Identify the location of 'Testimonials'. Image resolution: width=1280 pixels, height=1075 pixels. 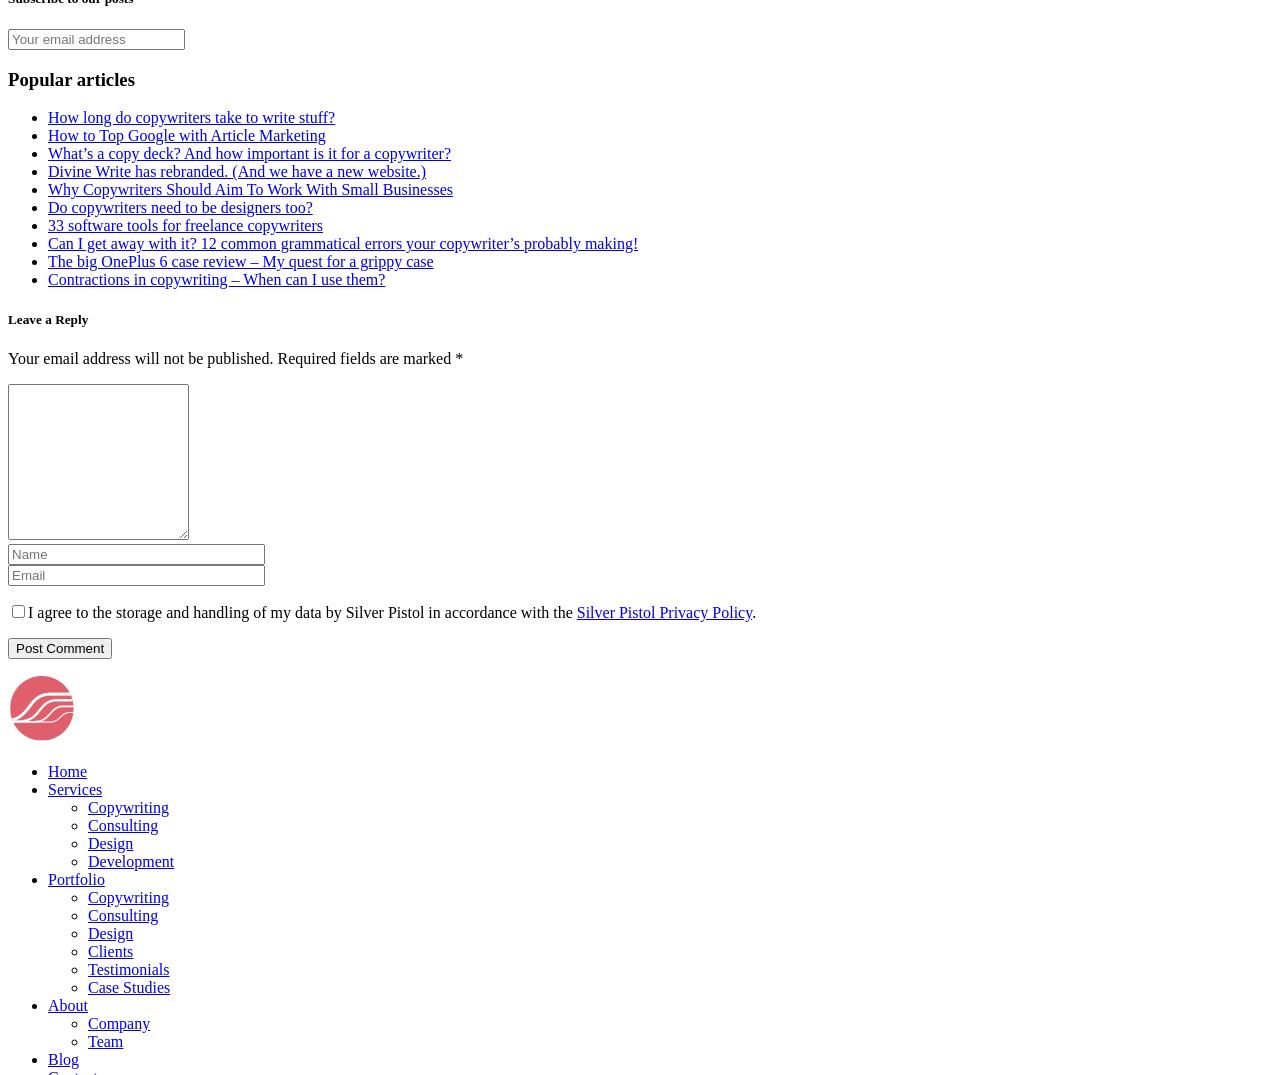
(87, 968).